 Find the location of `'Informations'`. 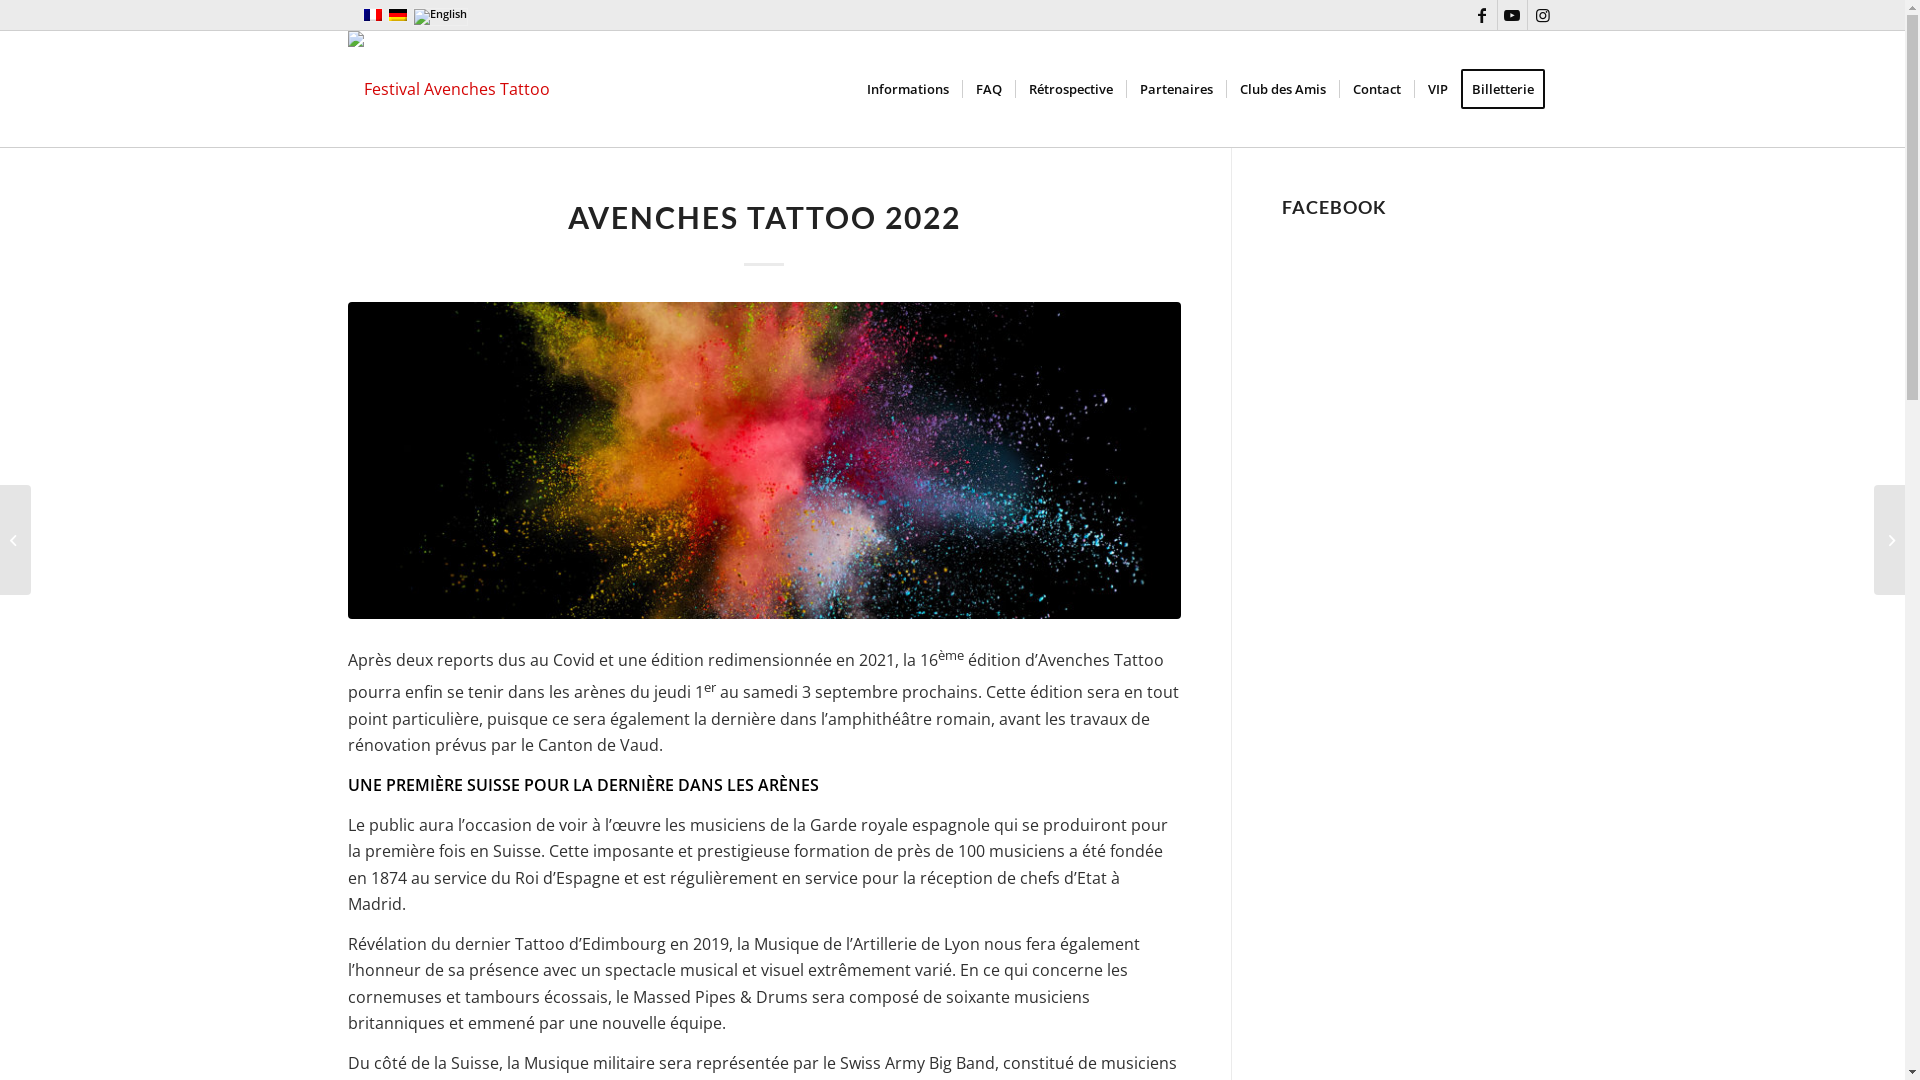

'Informations' is located at coordinates (906, 87).